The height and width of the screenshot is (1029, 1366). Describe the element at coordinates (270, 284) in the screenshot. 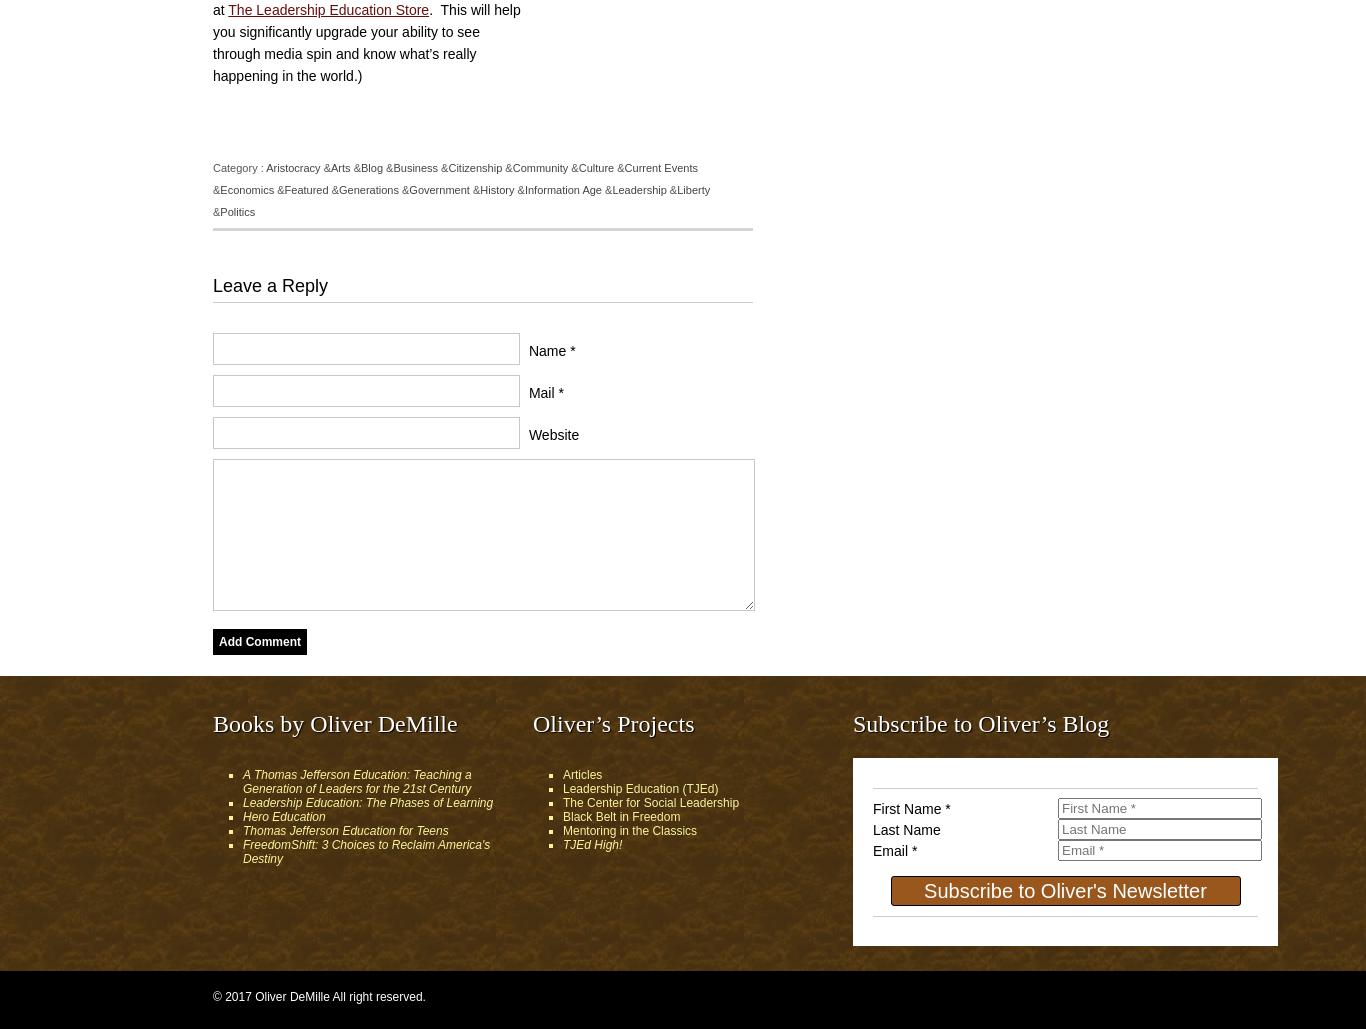

I see `'Leave a Reply'` at that location.